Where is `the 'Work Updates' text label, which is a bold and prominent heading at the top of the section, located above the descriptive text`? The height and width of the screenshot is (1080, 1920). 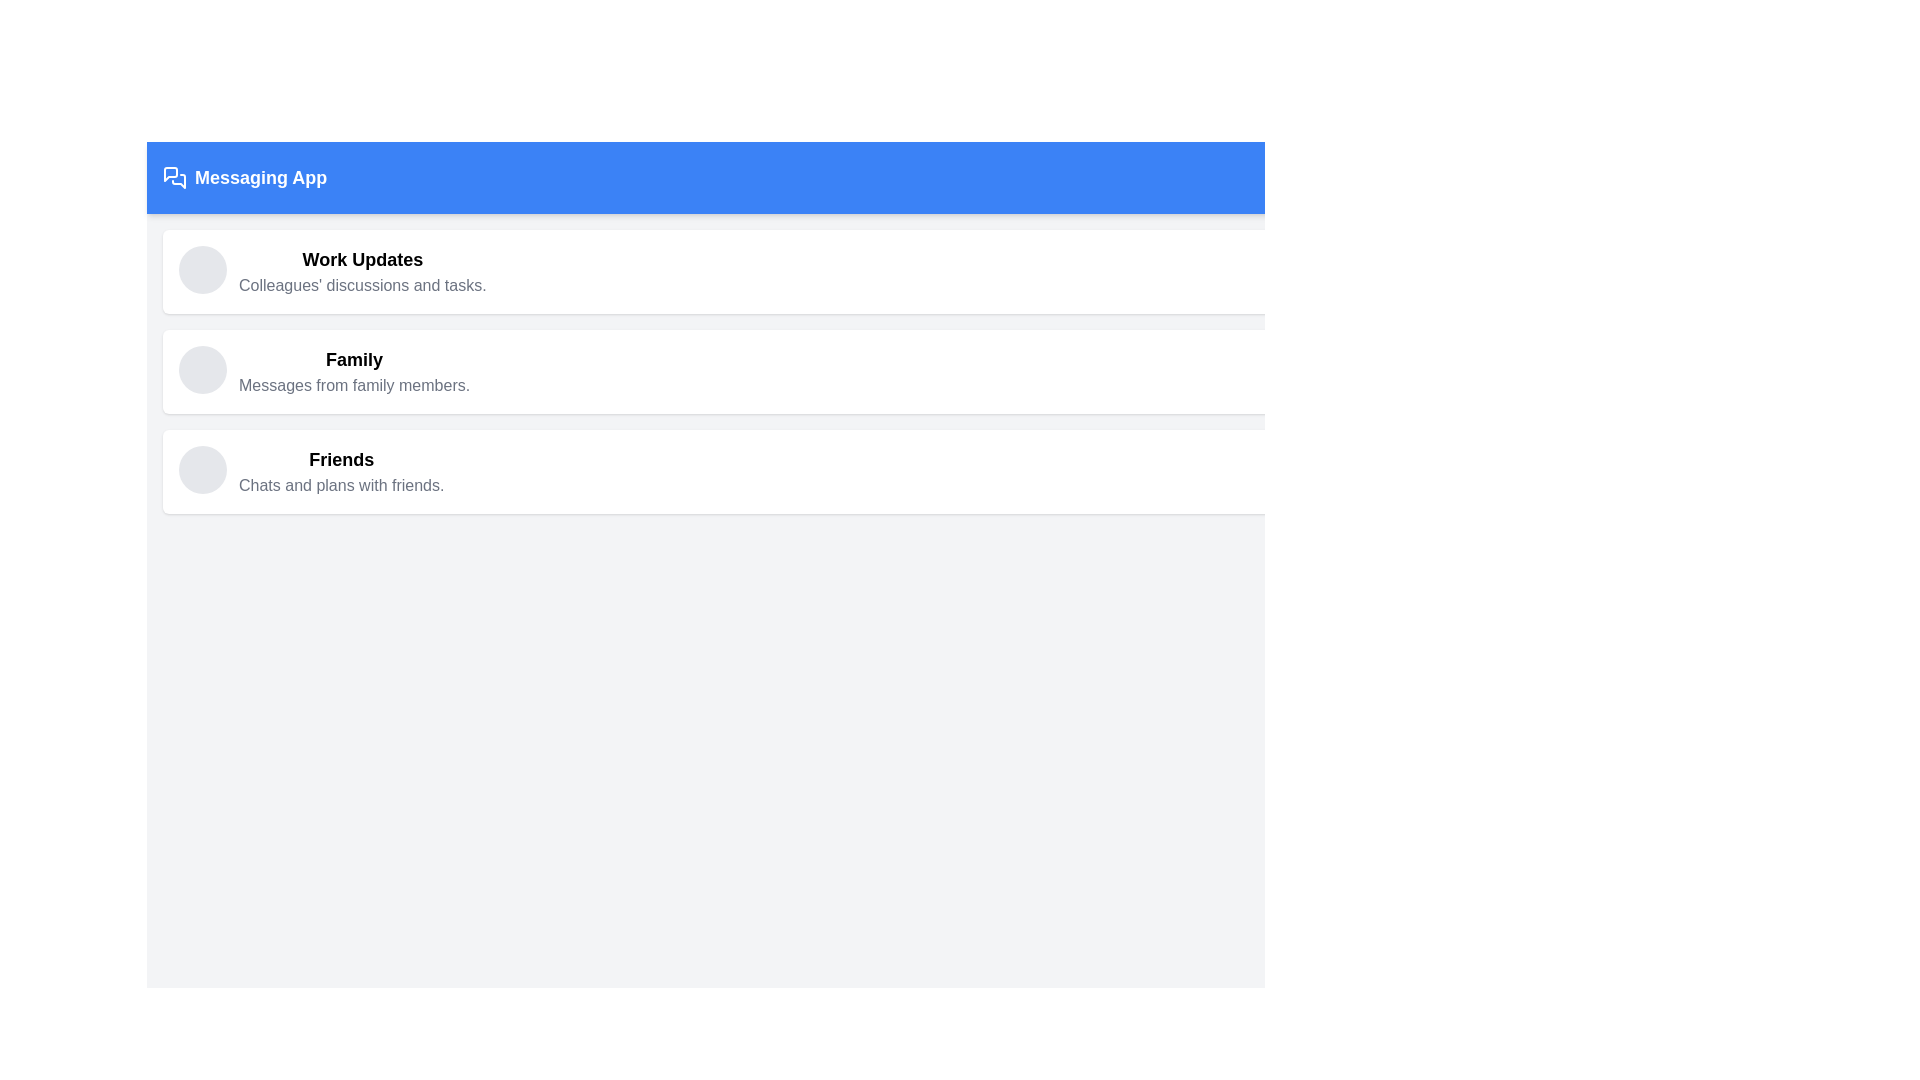 the 'Work Updates' text label, which is a bold and prominent heading at the top of the section, located above the descriptive text is located at coordinates (362, 258).